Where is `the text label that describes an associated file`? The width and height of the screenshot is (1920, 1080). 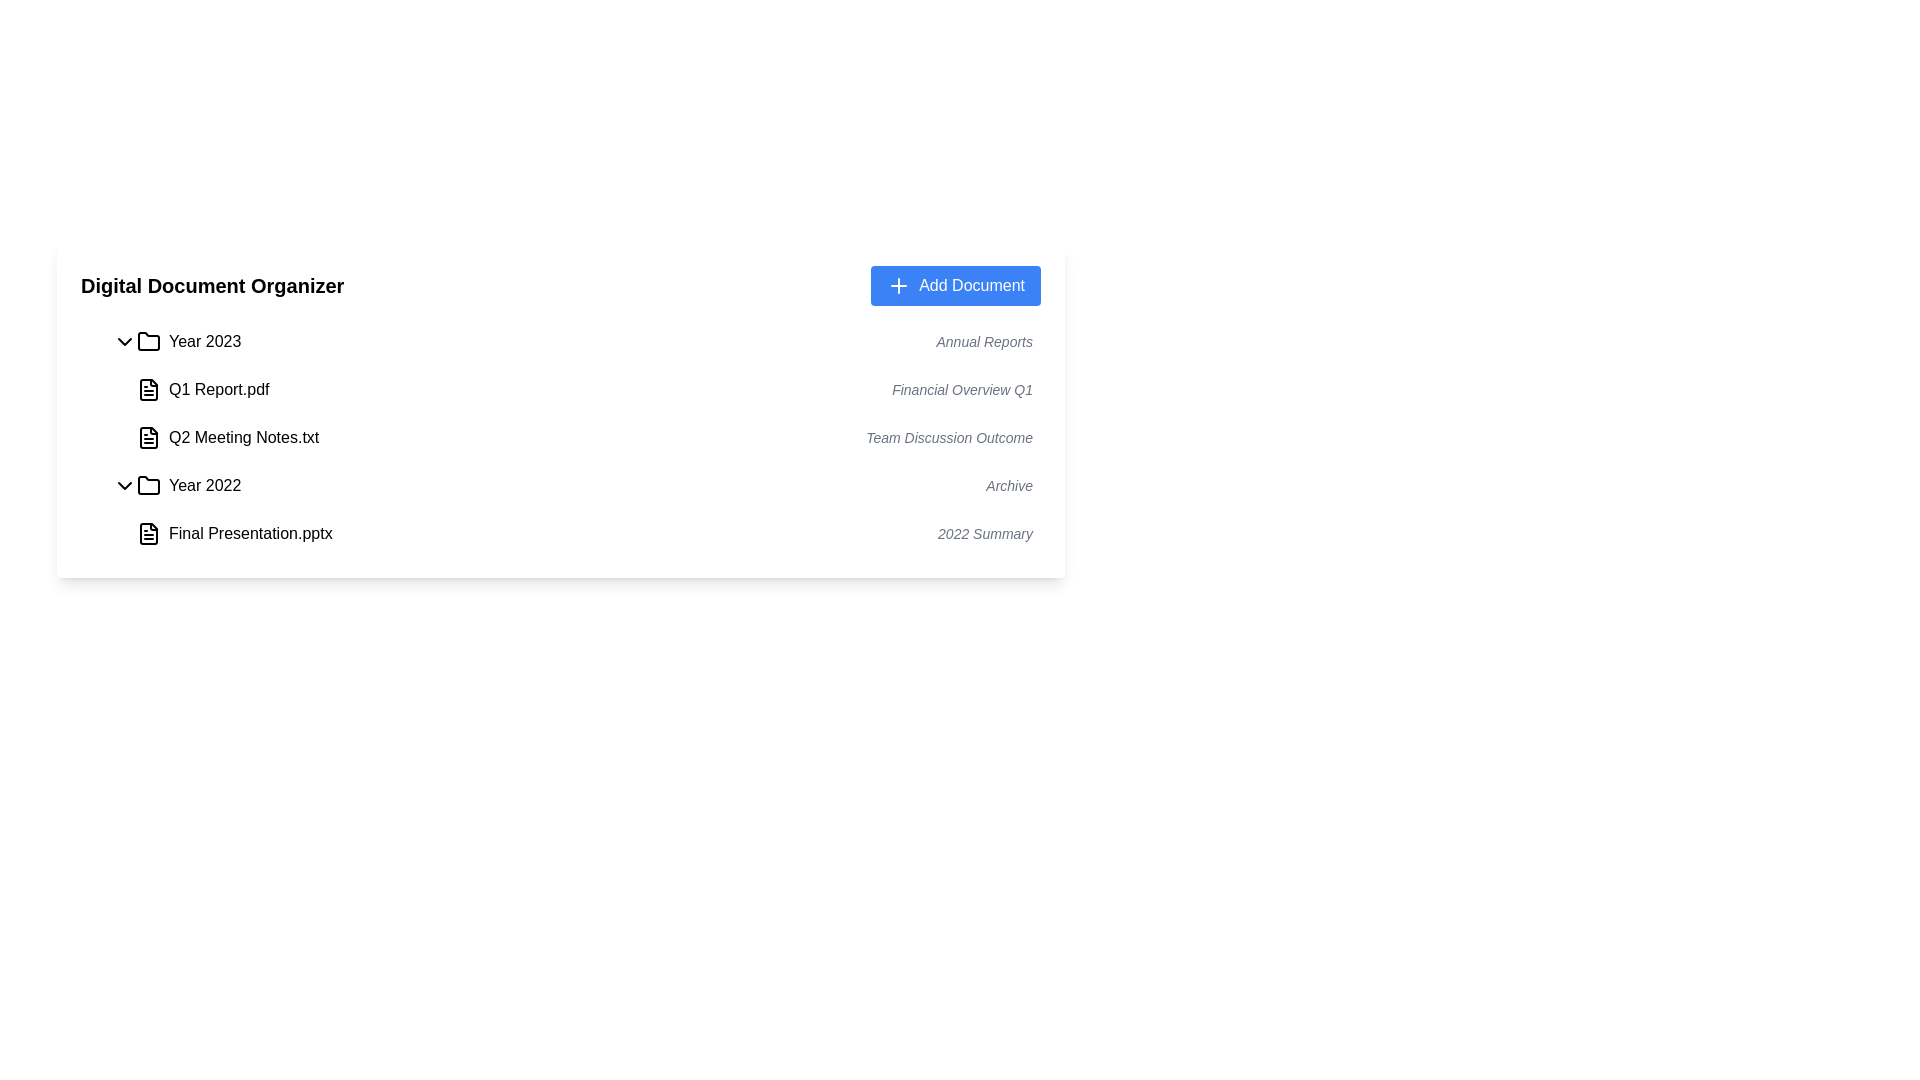
the text label that describes an associated file is located at coordinates (249, 532).